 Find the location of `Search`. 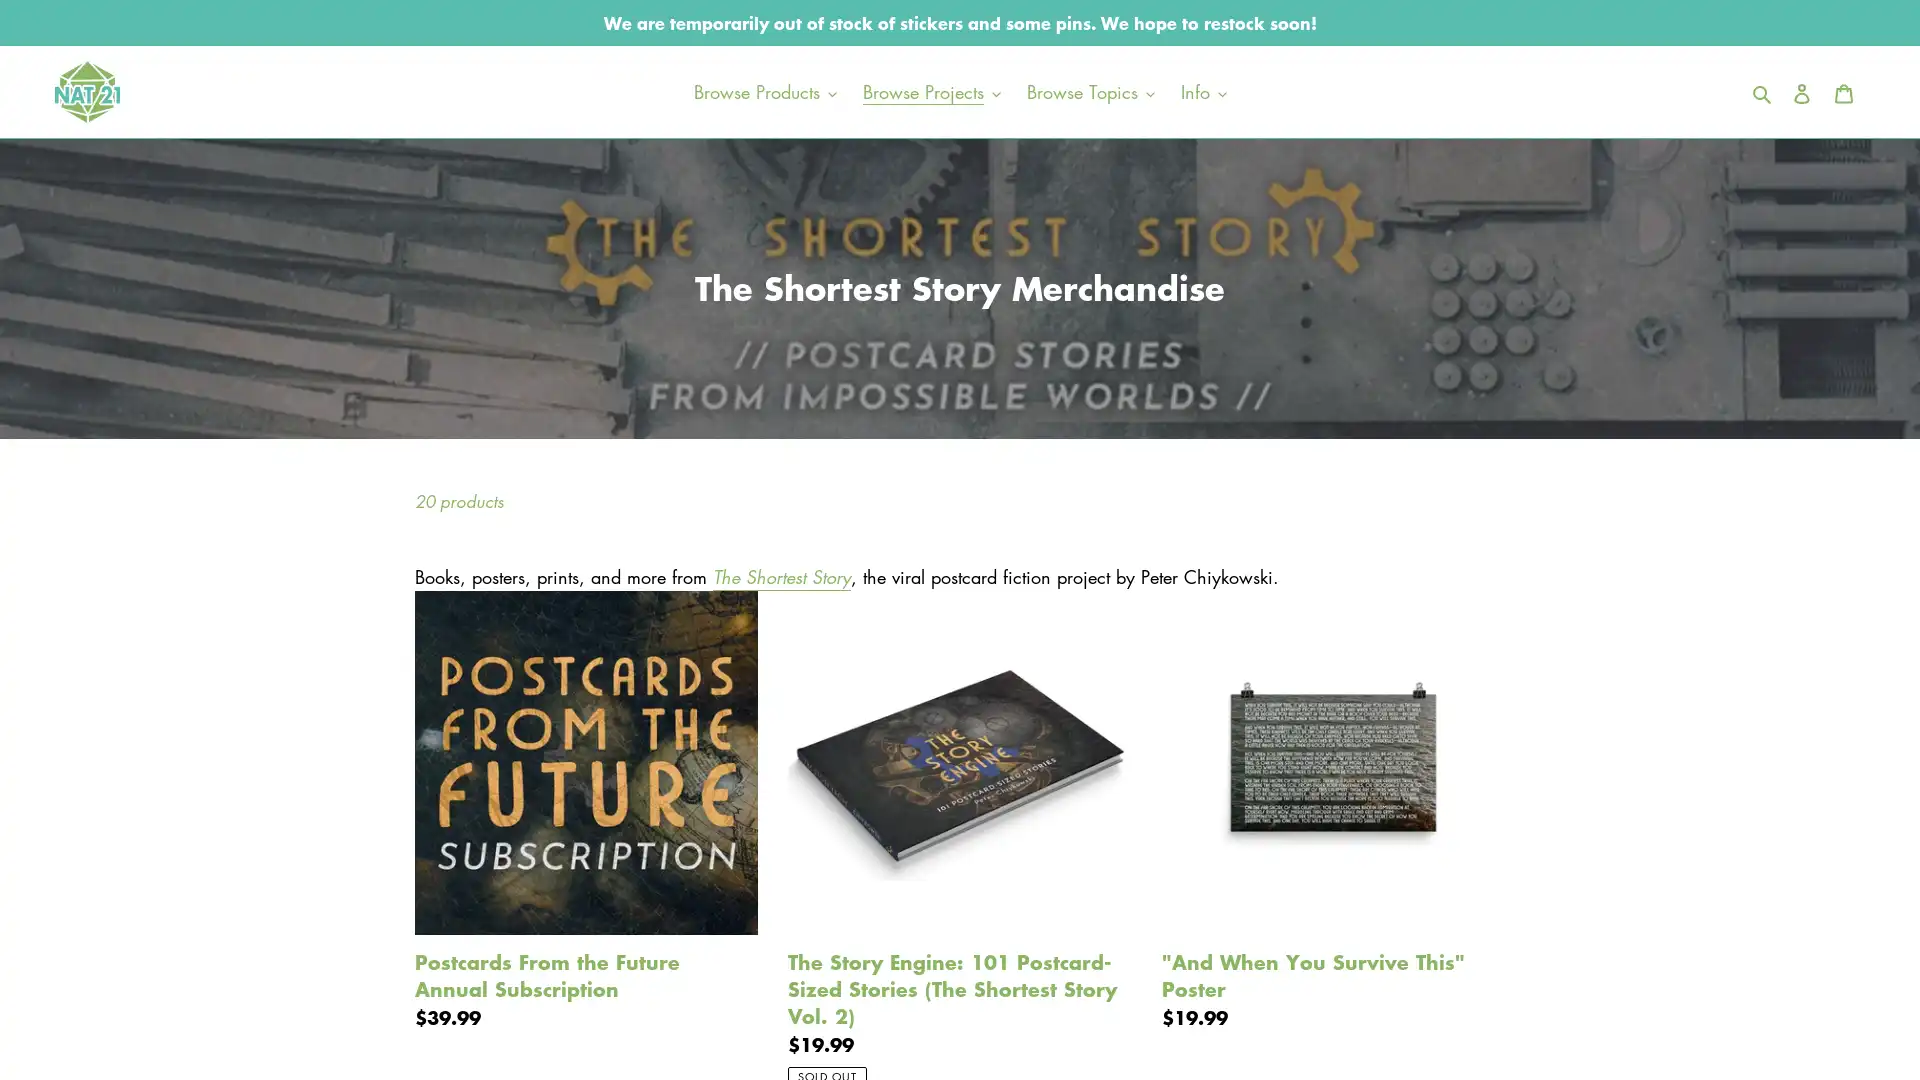

Search is located at coordinates (1763, 91).